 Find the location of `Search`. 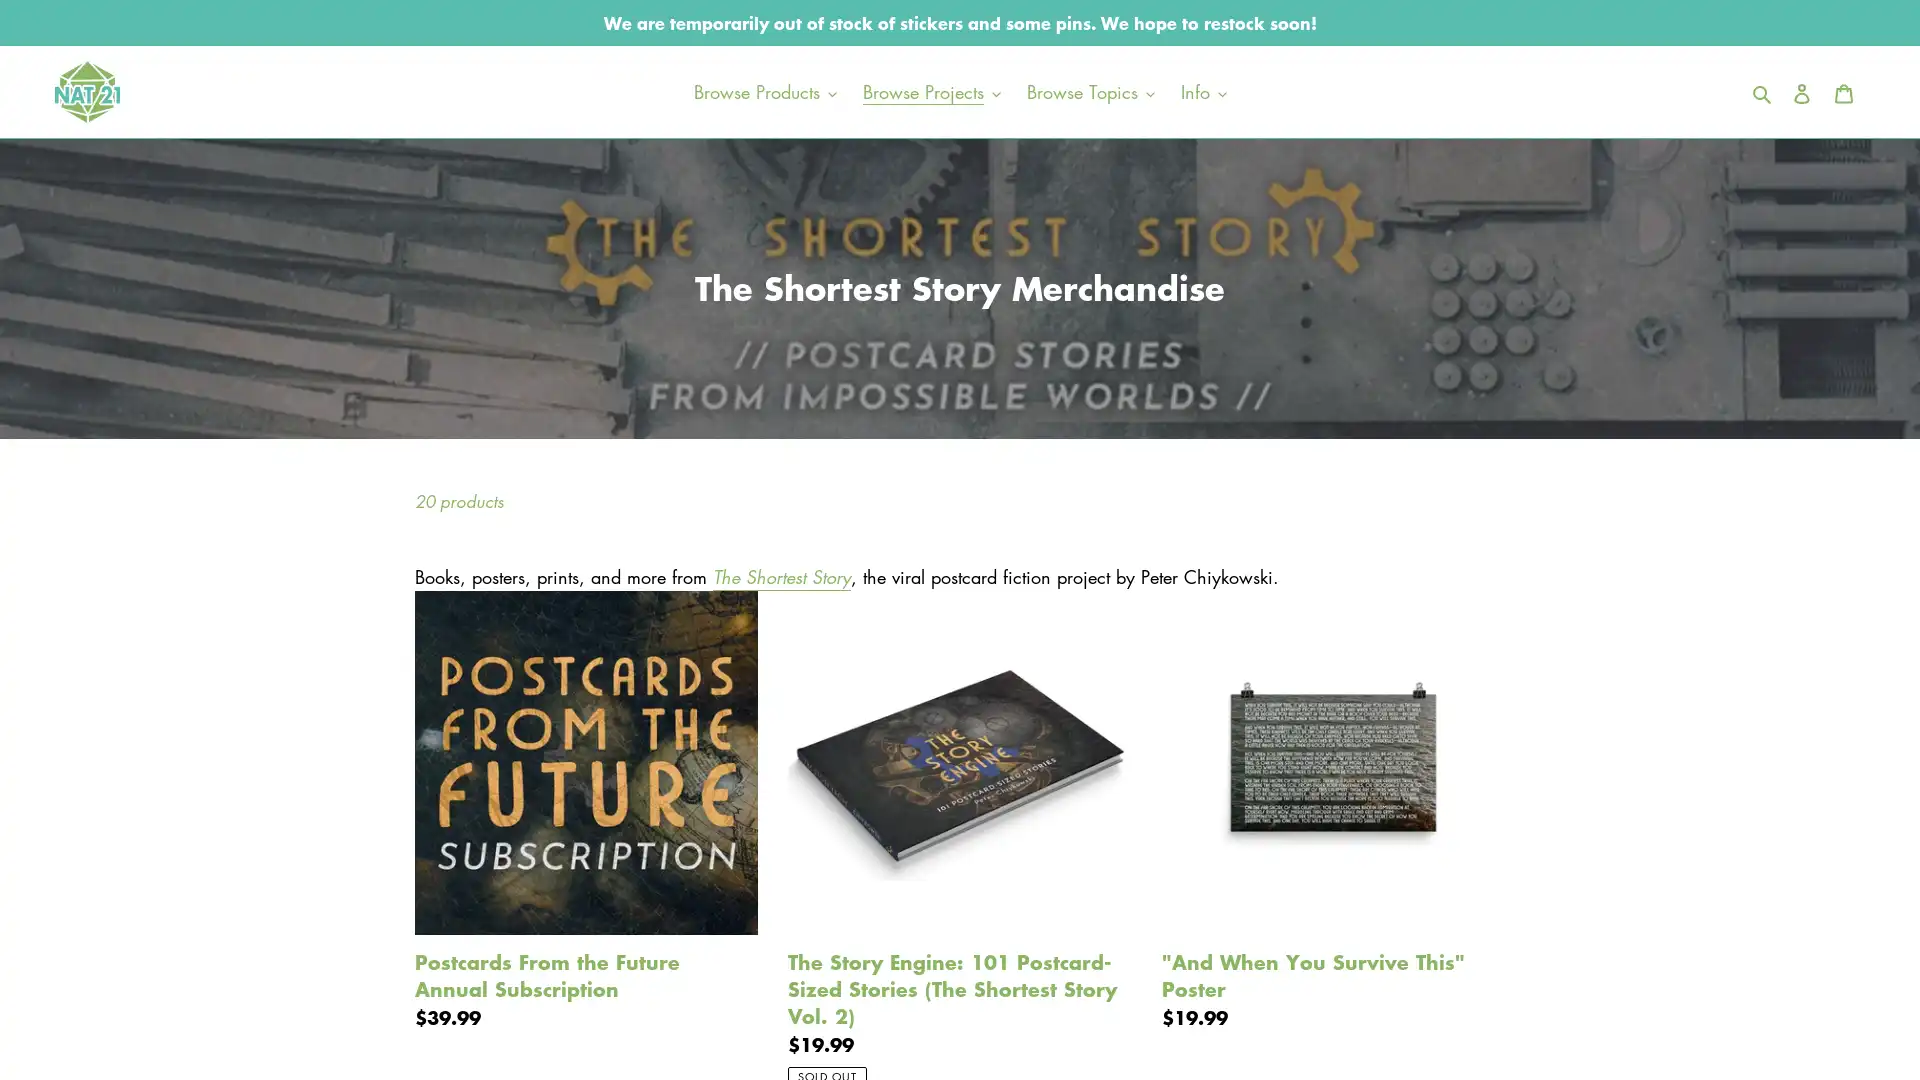

Search is located at coordinates (1763, 91).